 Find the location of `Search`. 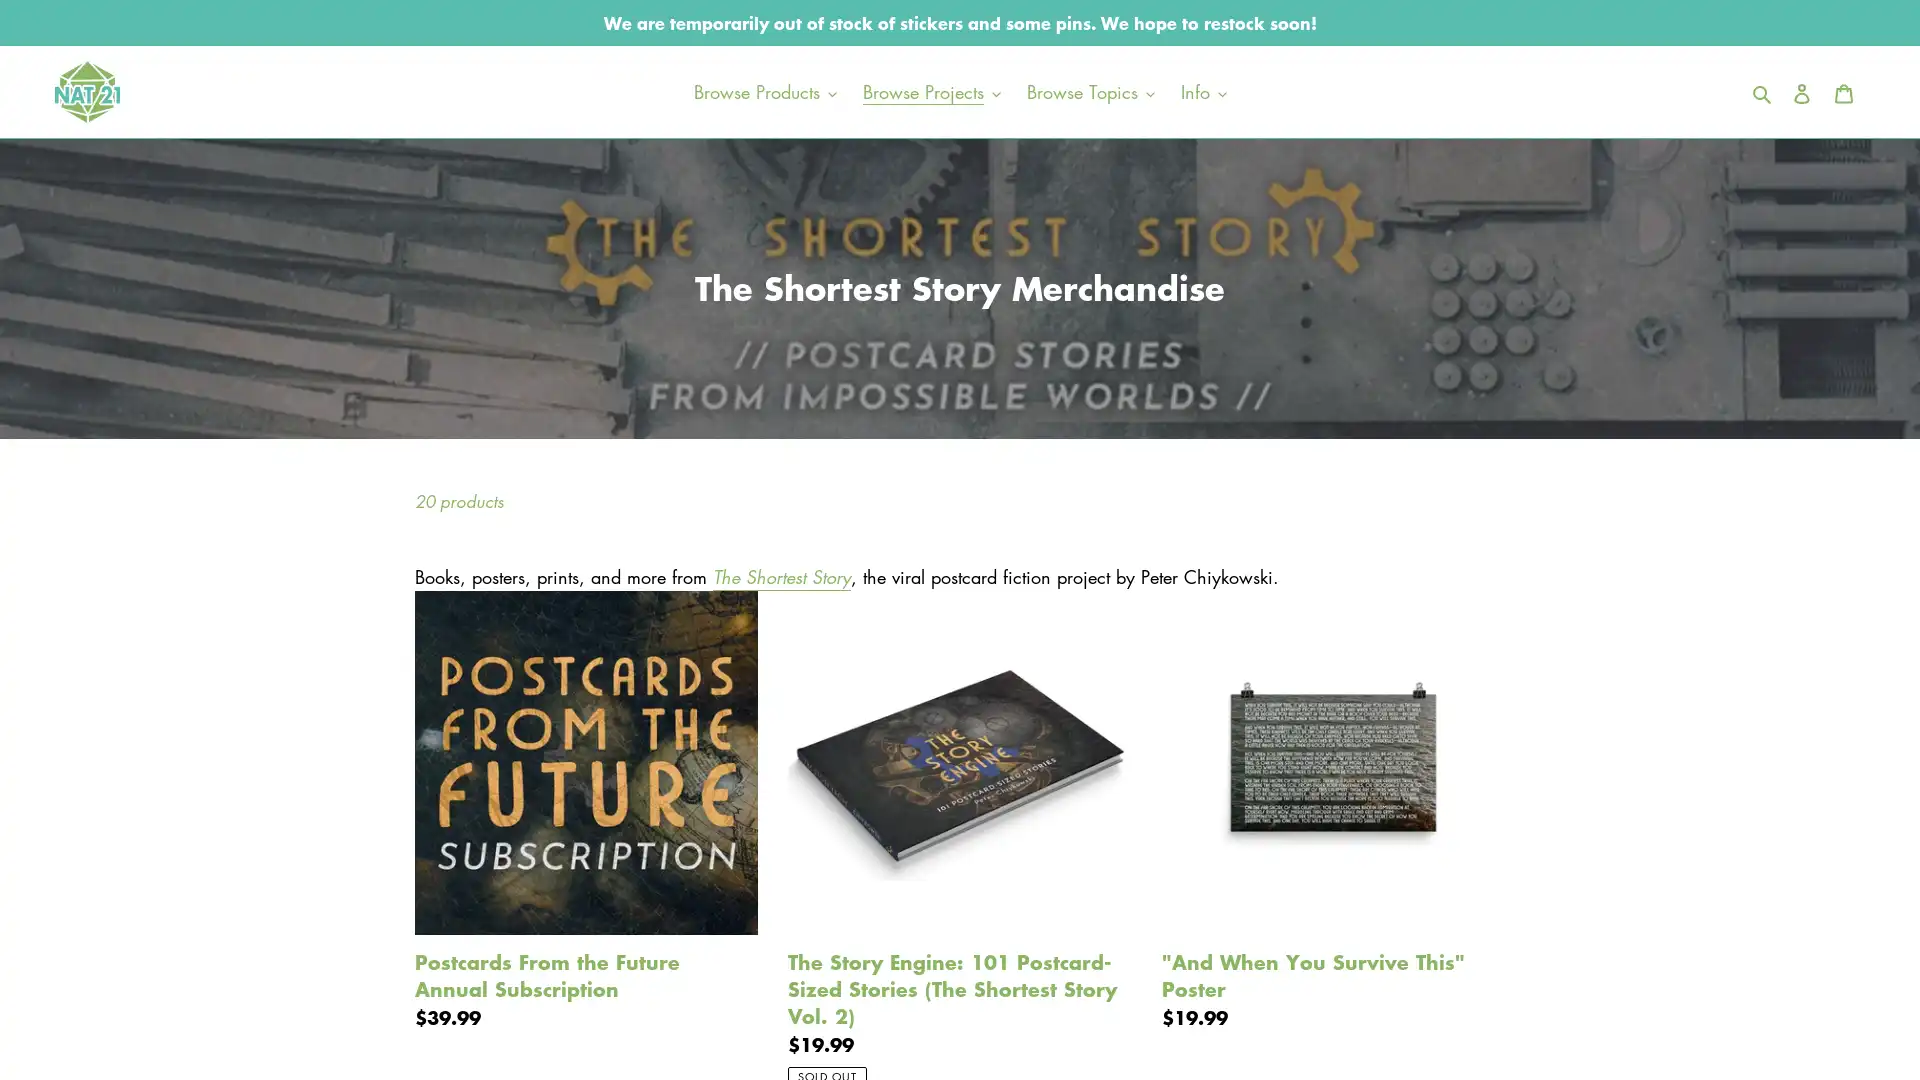

Search is located at coordinates (1763, 91).